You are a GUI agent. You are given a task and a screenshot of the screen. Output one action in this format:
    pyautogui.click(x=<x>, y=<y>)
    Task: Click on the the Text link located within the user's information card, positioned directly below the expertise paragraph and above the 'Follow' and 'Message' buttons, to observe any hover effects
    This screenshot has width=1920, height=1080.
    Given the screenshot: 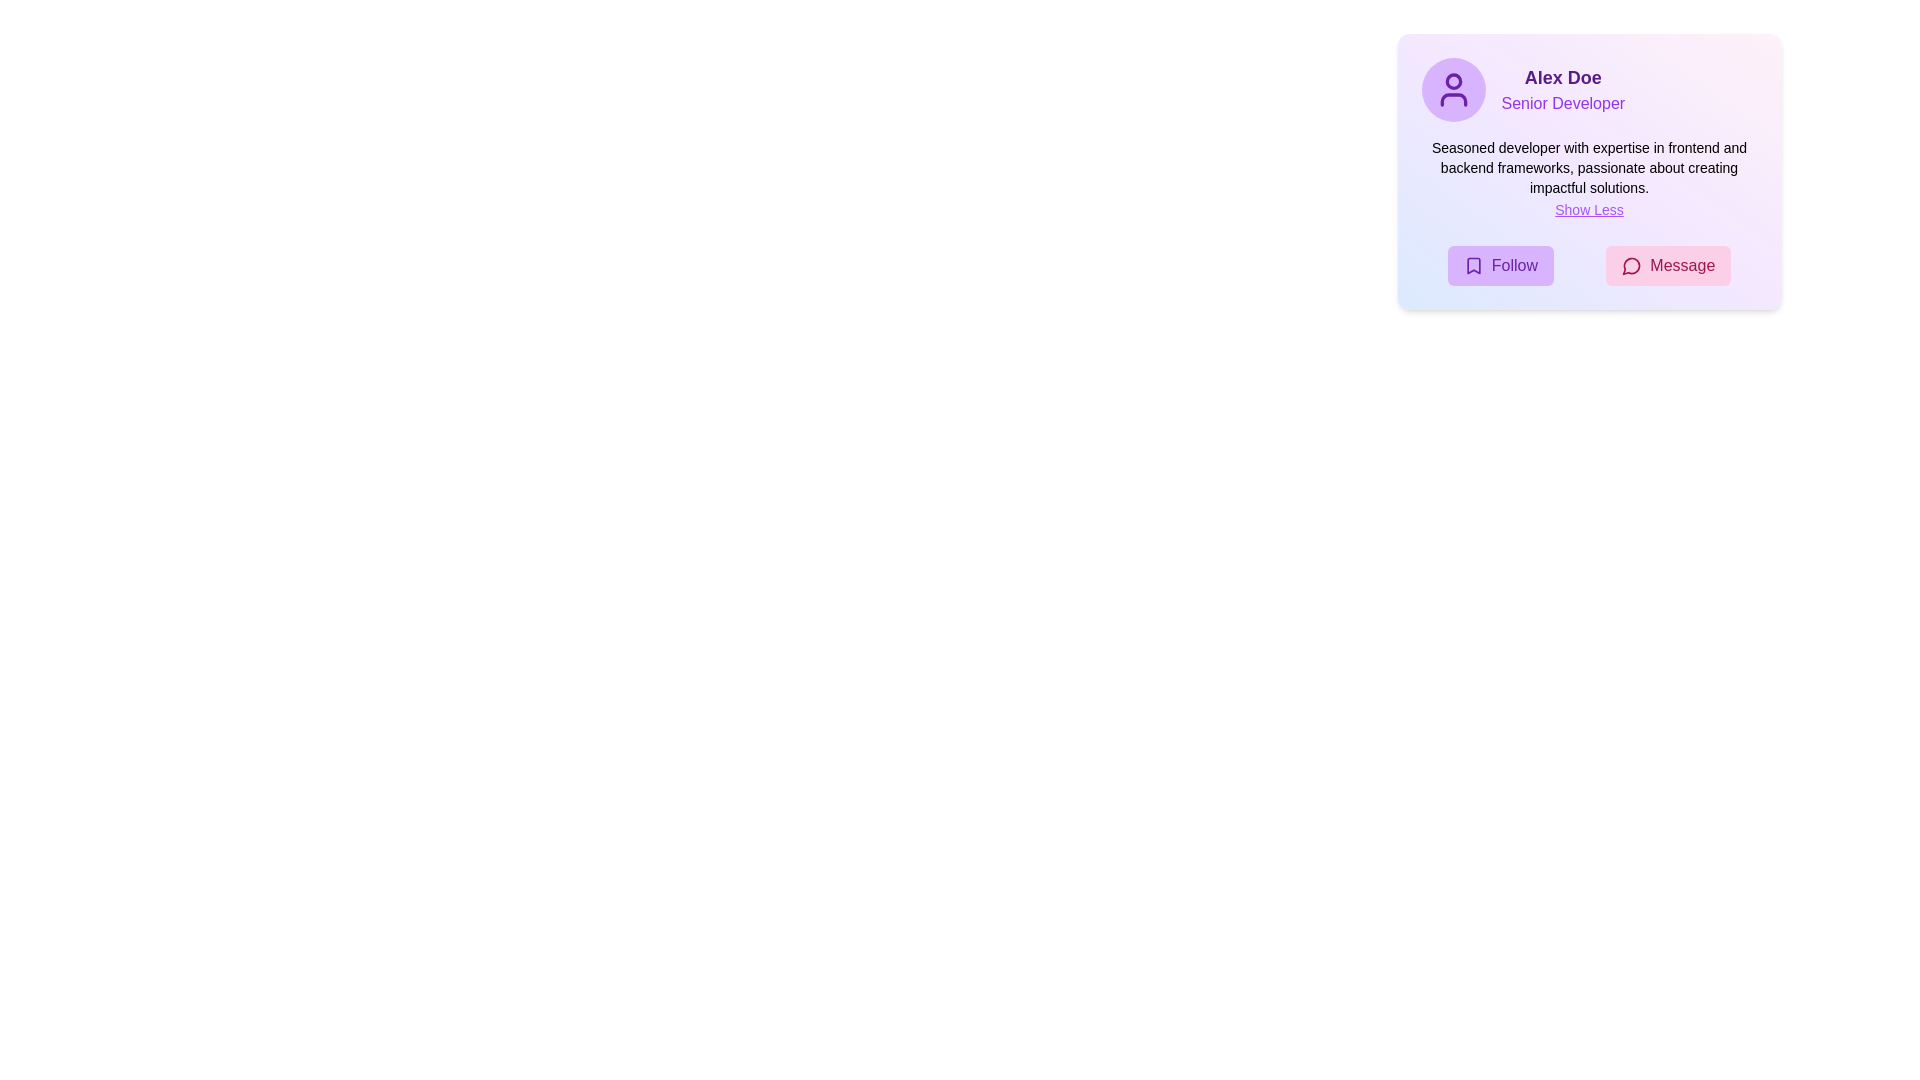 What is the action you would take?
    pyautogui.click(x=1588, y=209)
    